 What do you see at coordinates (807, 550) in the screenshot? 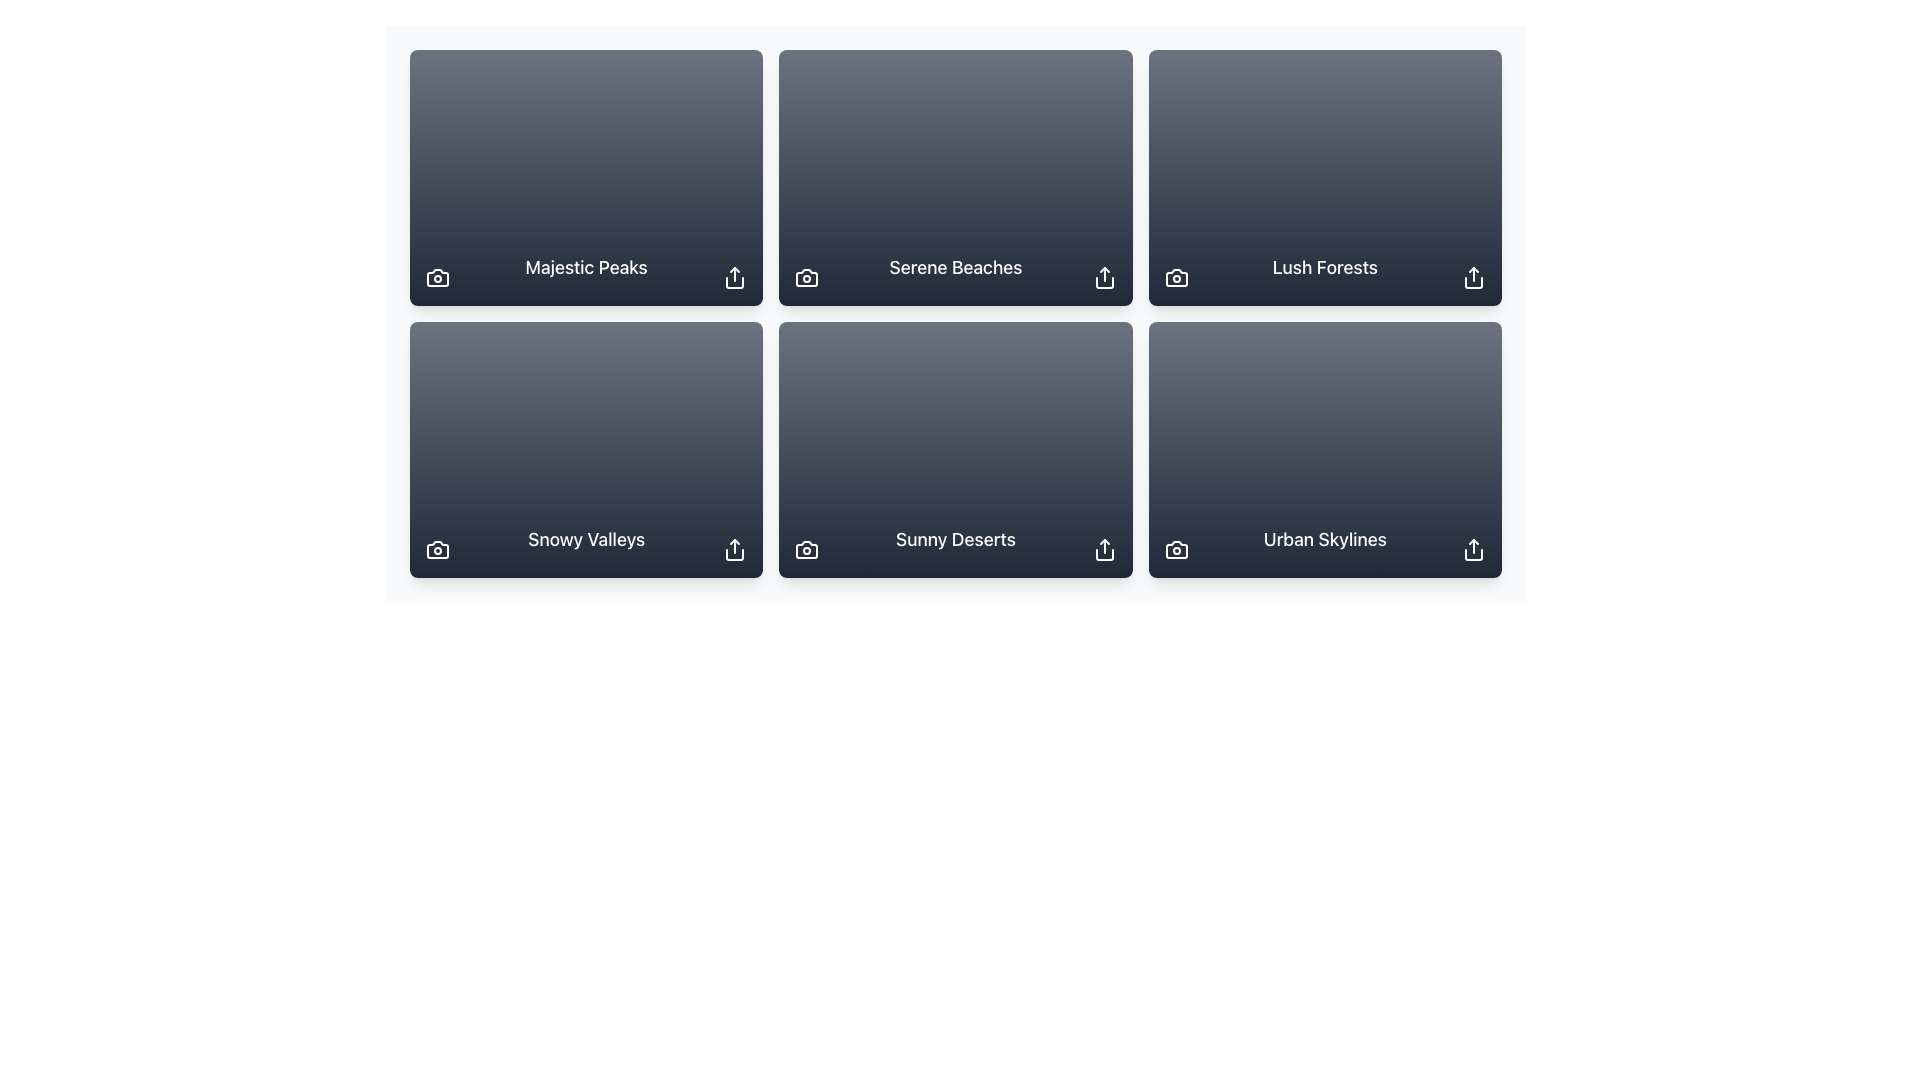
I see `the camera icon located in the lower-left corner of the card labeled 'Sunny Deserts' which is styled in dark blue or black` at bounding box center [807, 550].